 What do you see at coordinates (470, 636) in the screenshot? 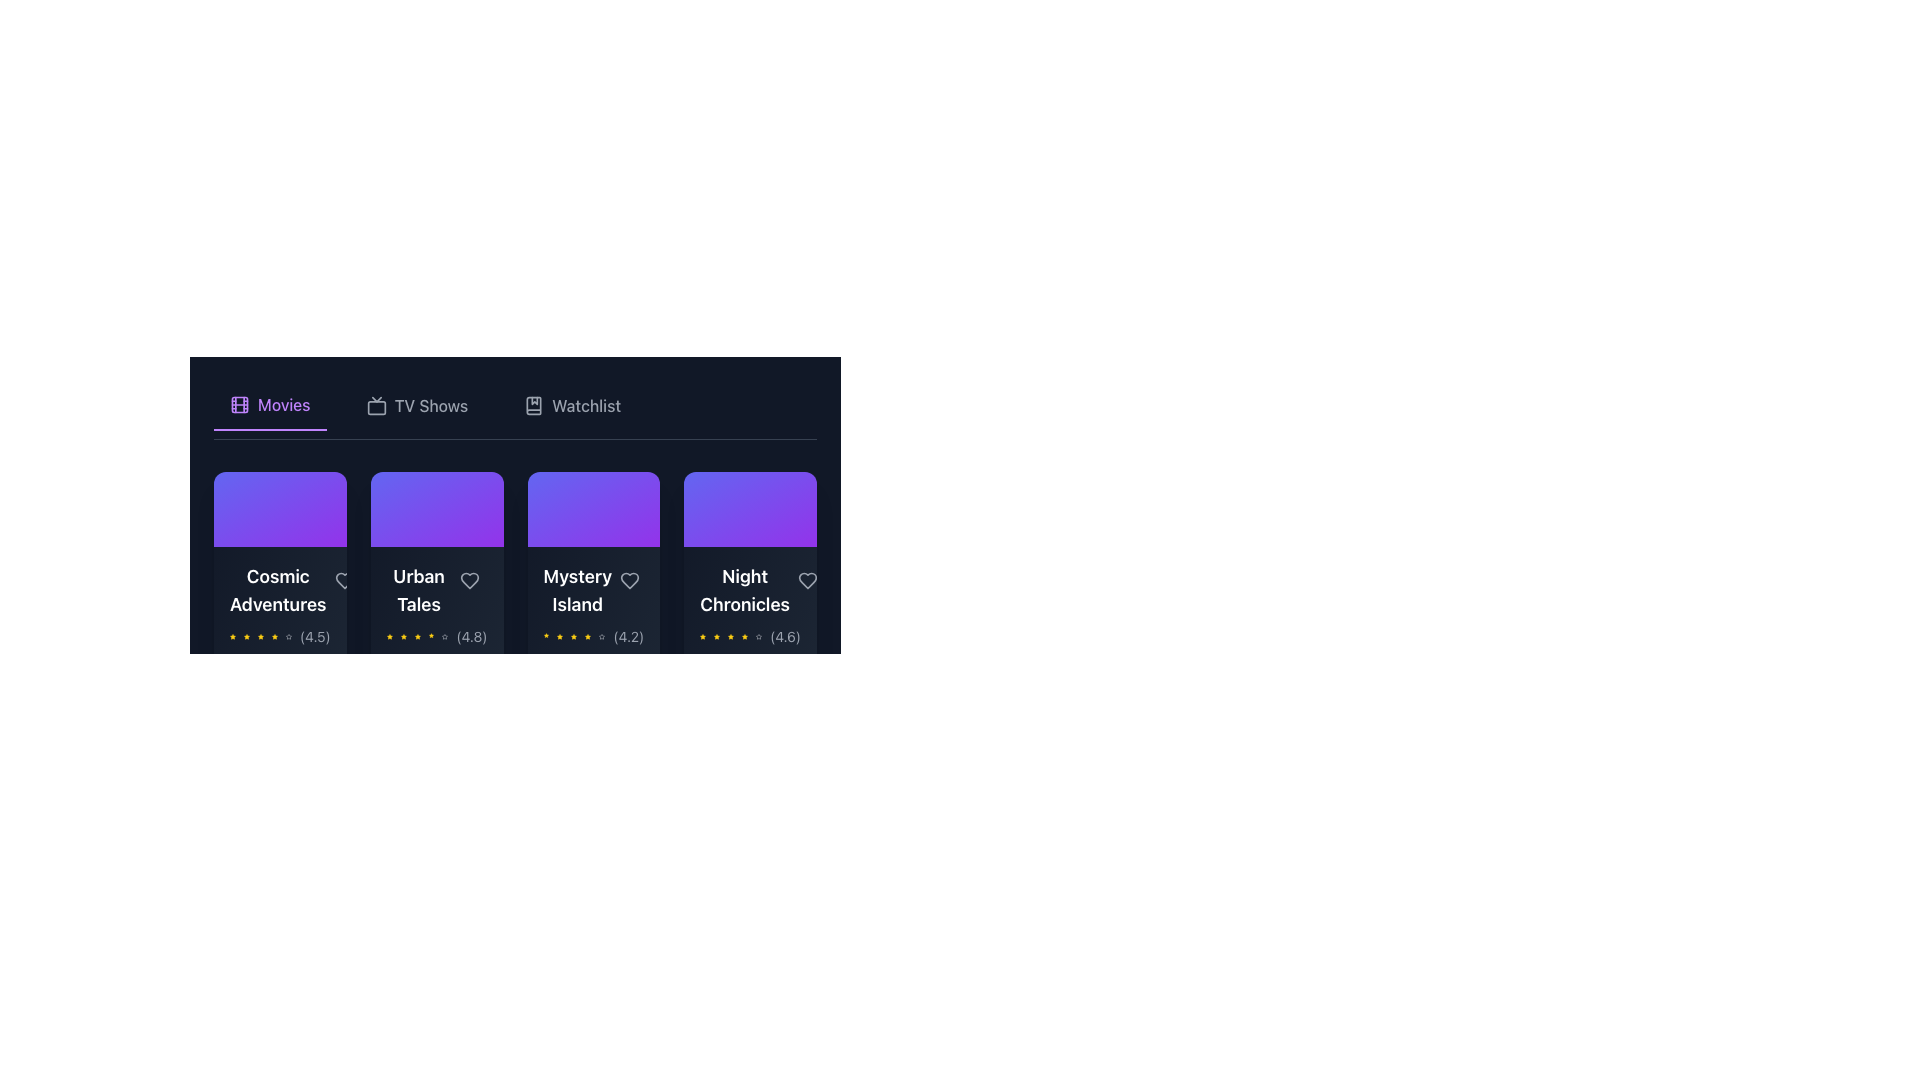
I see `the static text label displaying the numerical value '(4.8)' located at the bottom-right of the movie card 'Urban Tales', next to the yellow star icons` at bounding box center [470, 636].